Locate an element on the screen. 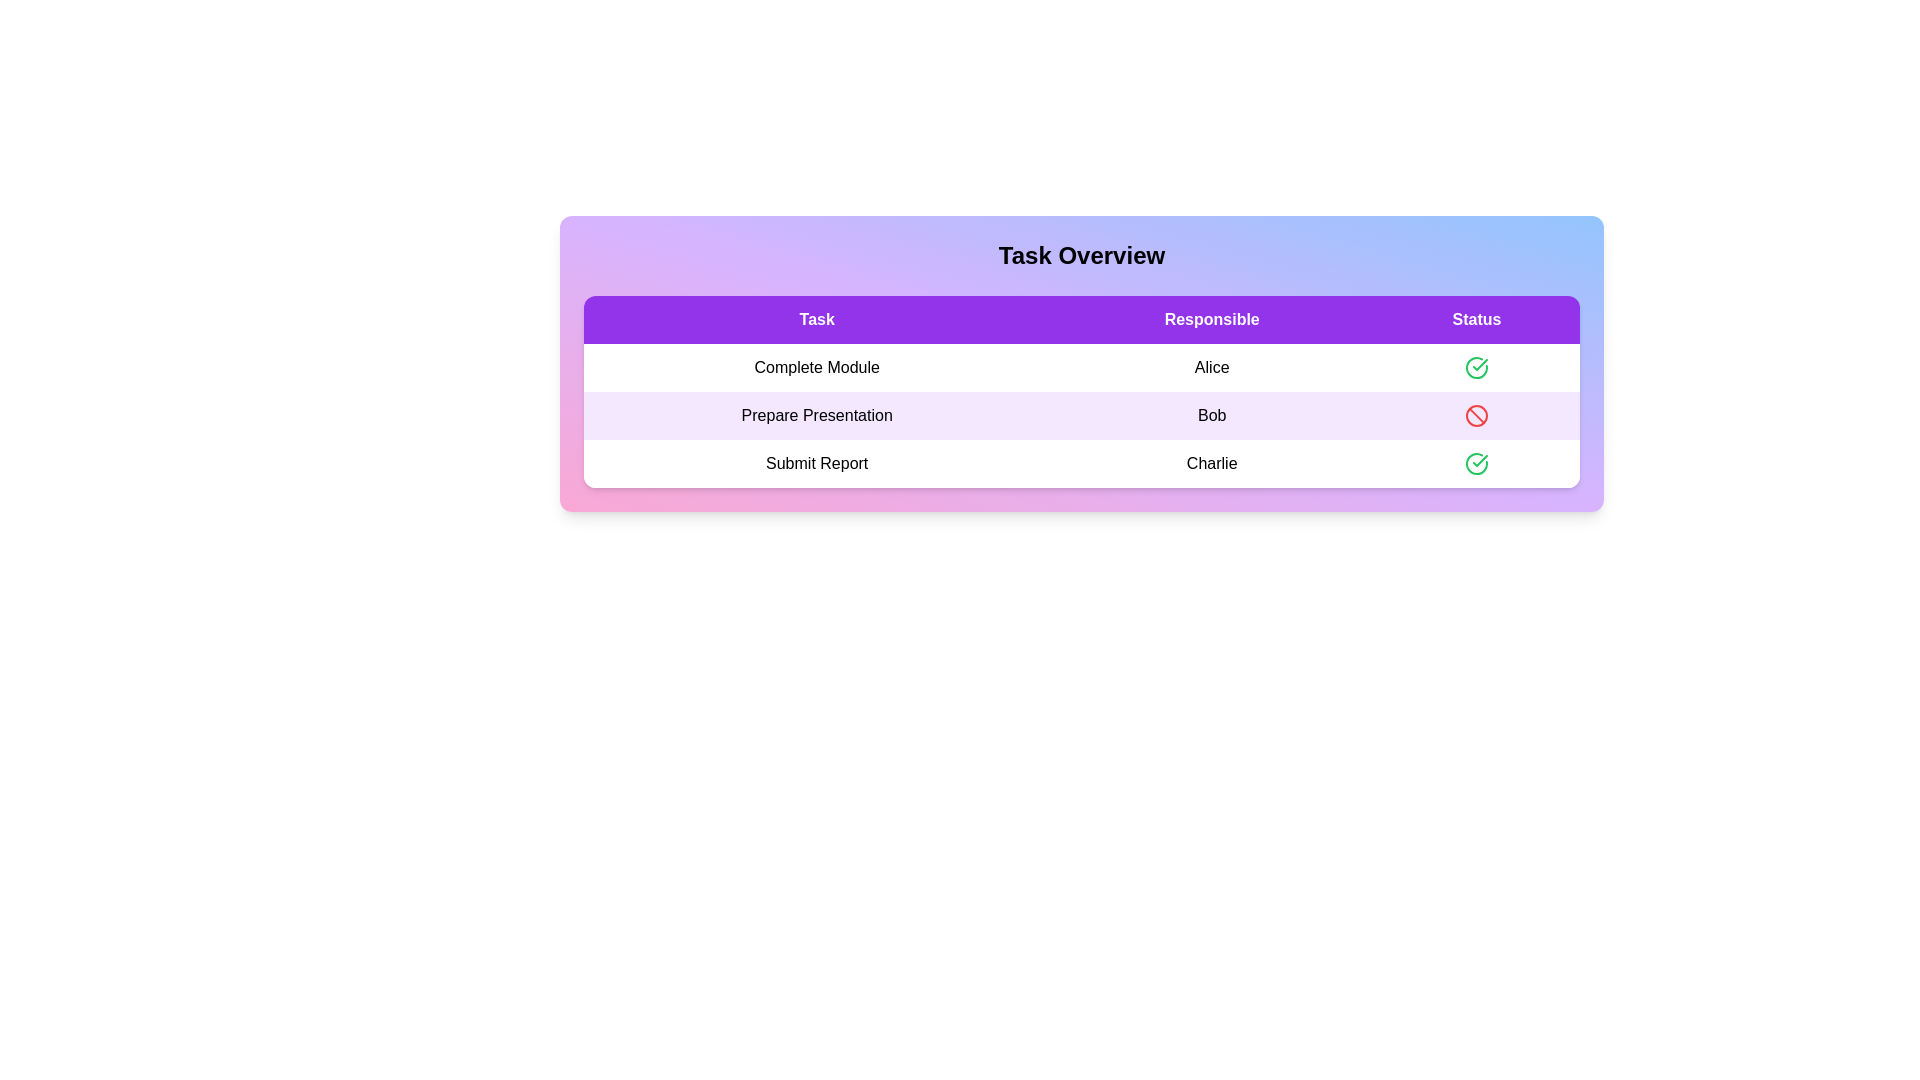 This screenshot has width=1920, height=1080. the completion status icon for the 'Complete Module' task located is located at coordinates (1477, 367).